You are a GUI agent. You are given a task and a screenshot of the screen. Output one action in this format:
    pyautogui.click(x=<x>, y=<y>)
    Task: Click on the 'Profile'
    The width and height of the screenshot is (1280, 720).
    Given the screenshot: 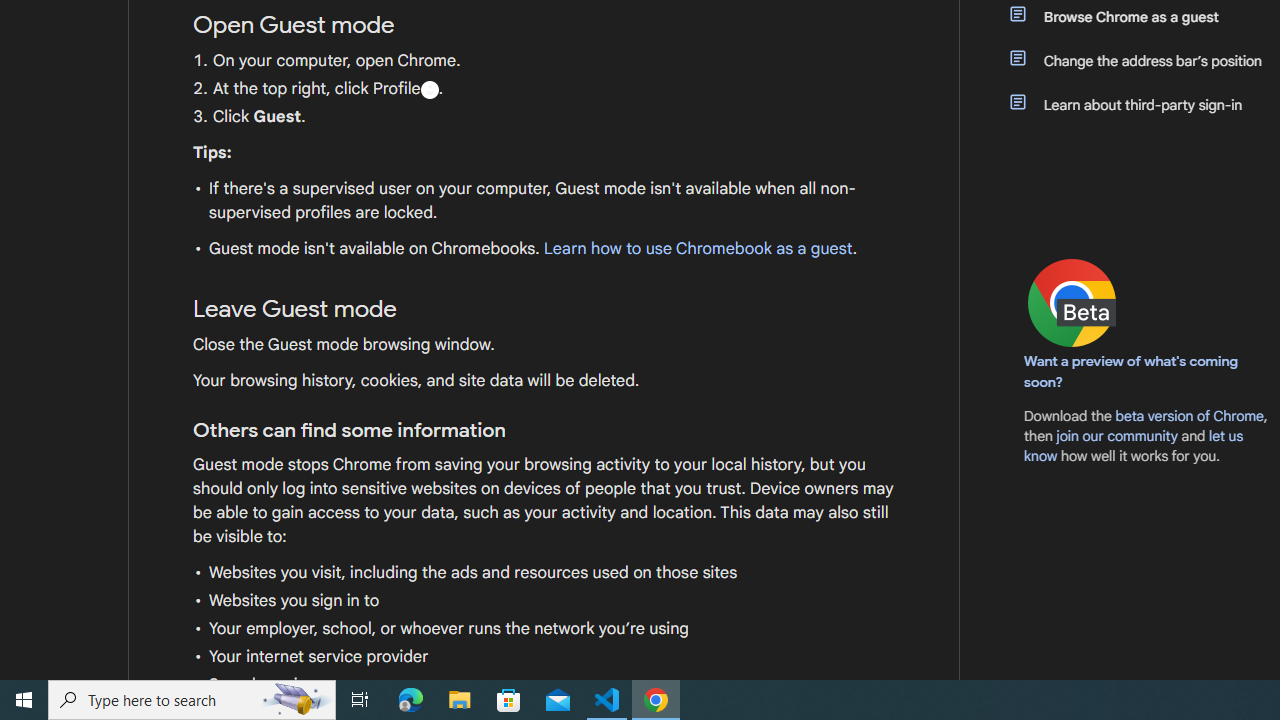 What is the action you would take?
    pyautogui.click(x=428, y=88)
    